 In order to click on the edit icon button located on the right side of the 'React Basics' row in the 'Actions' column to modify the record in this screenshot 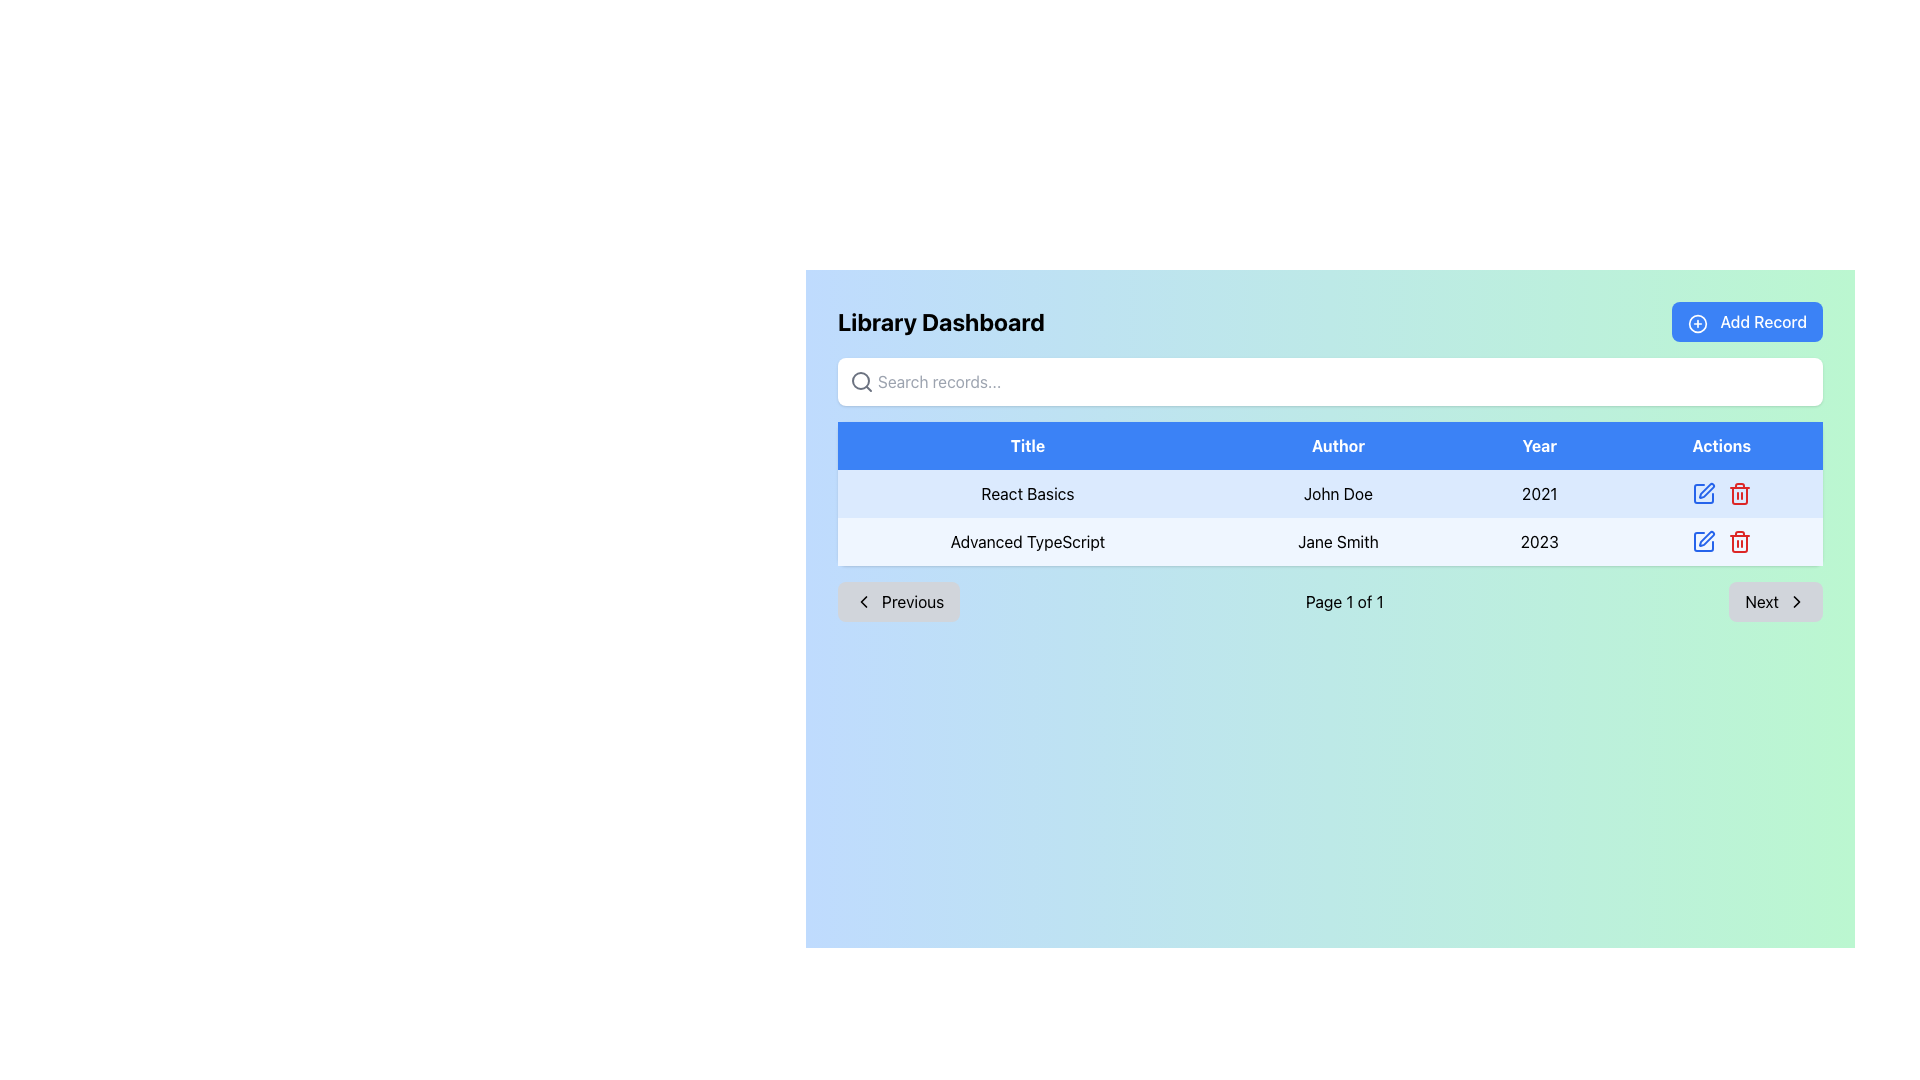, I will do `click(1702, 493)`.